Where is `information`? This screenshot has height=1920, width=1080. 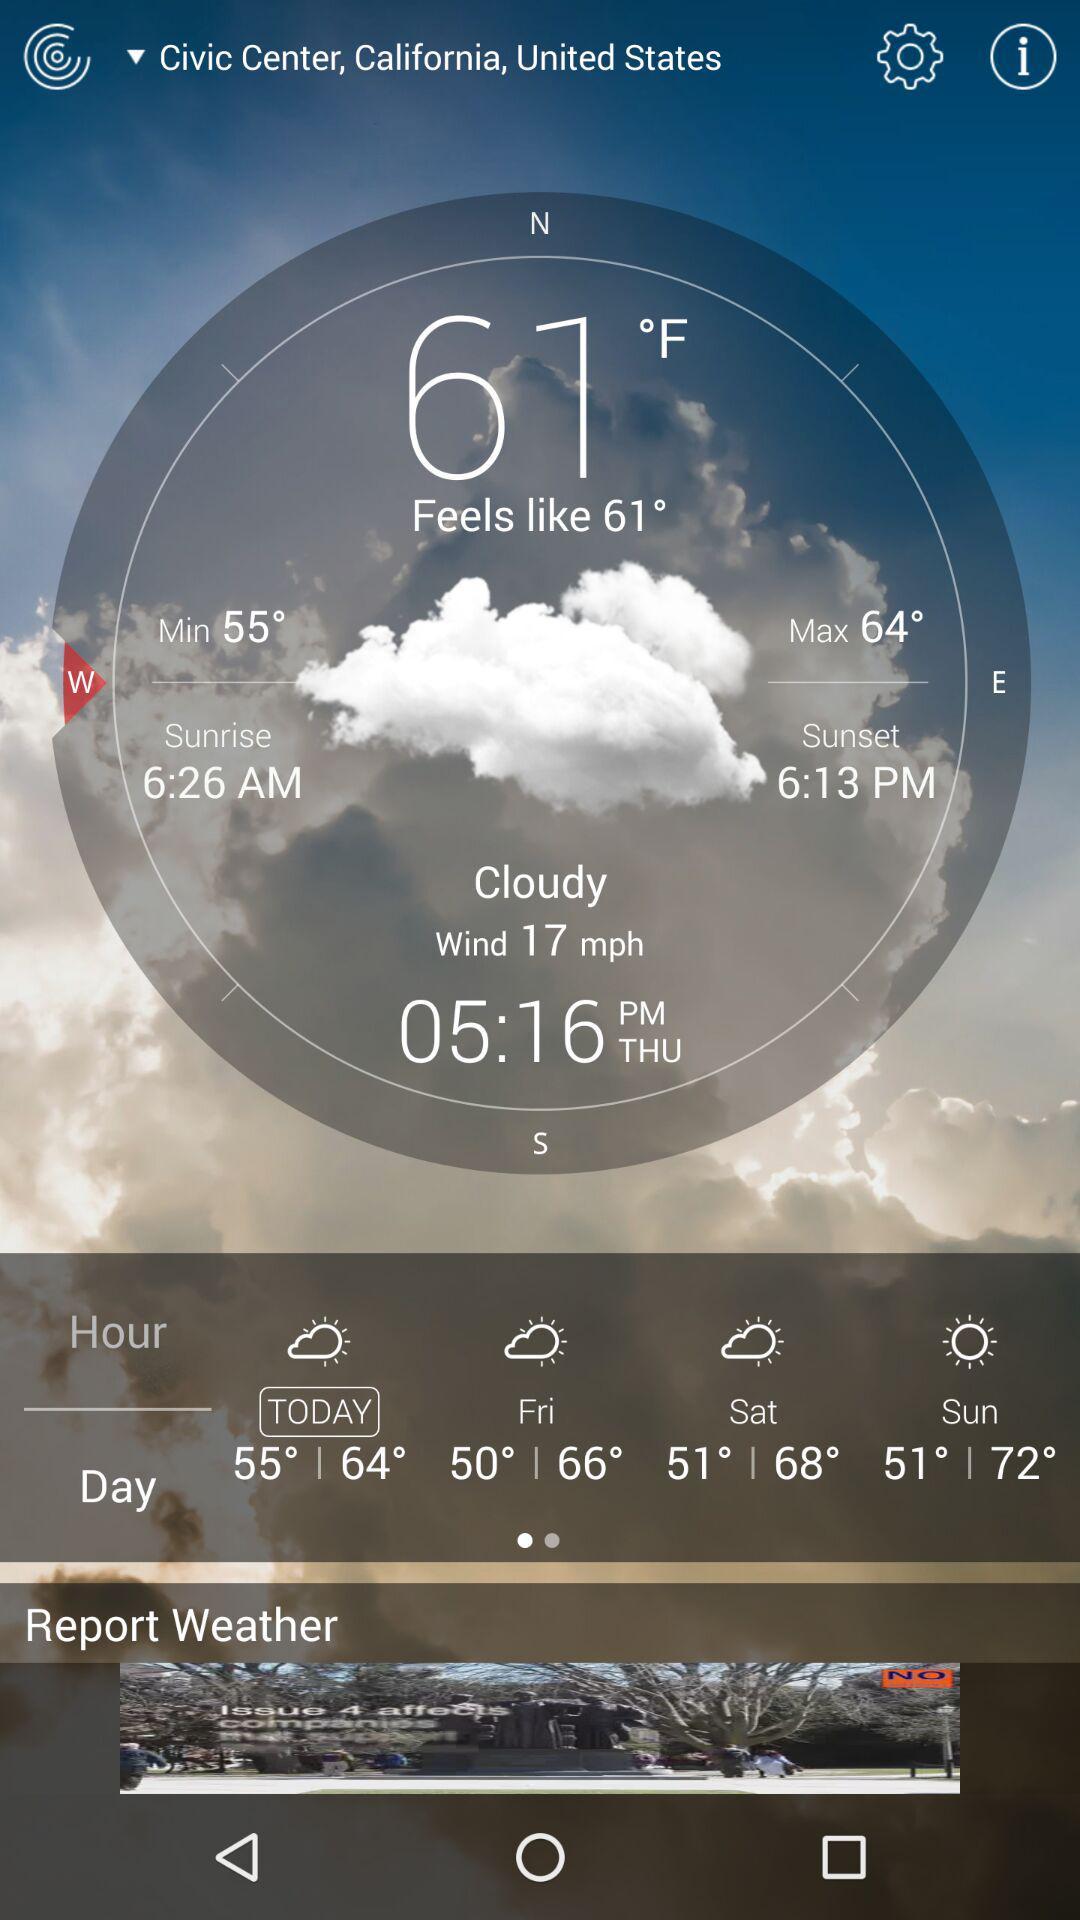 information is located at coordinates (1023, 56).